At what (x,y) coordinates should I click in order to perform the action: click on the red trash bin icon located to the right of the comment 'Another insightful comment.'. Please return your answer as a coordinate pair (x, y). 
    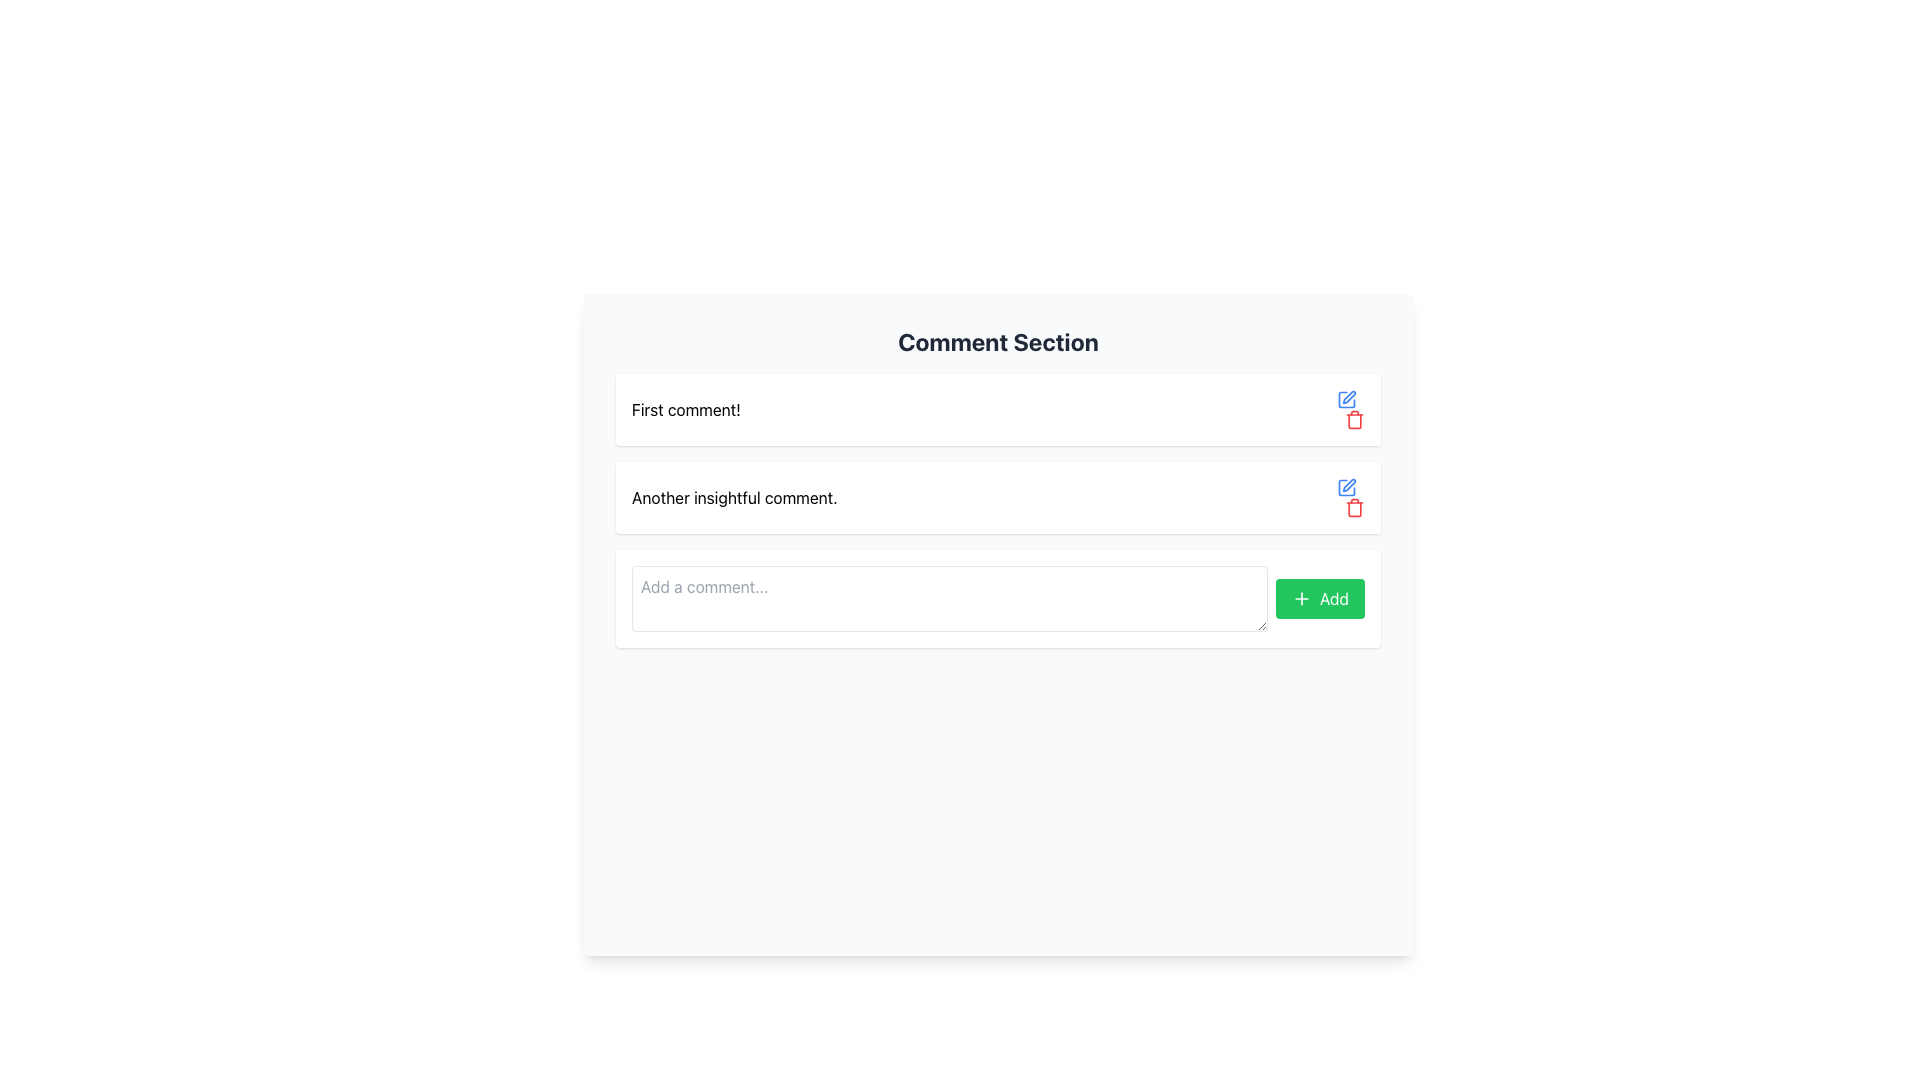
    Looking at the image, I should click on (1350, 496).